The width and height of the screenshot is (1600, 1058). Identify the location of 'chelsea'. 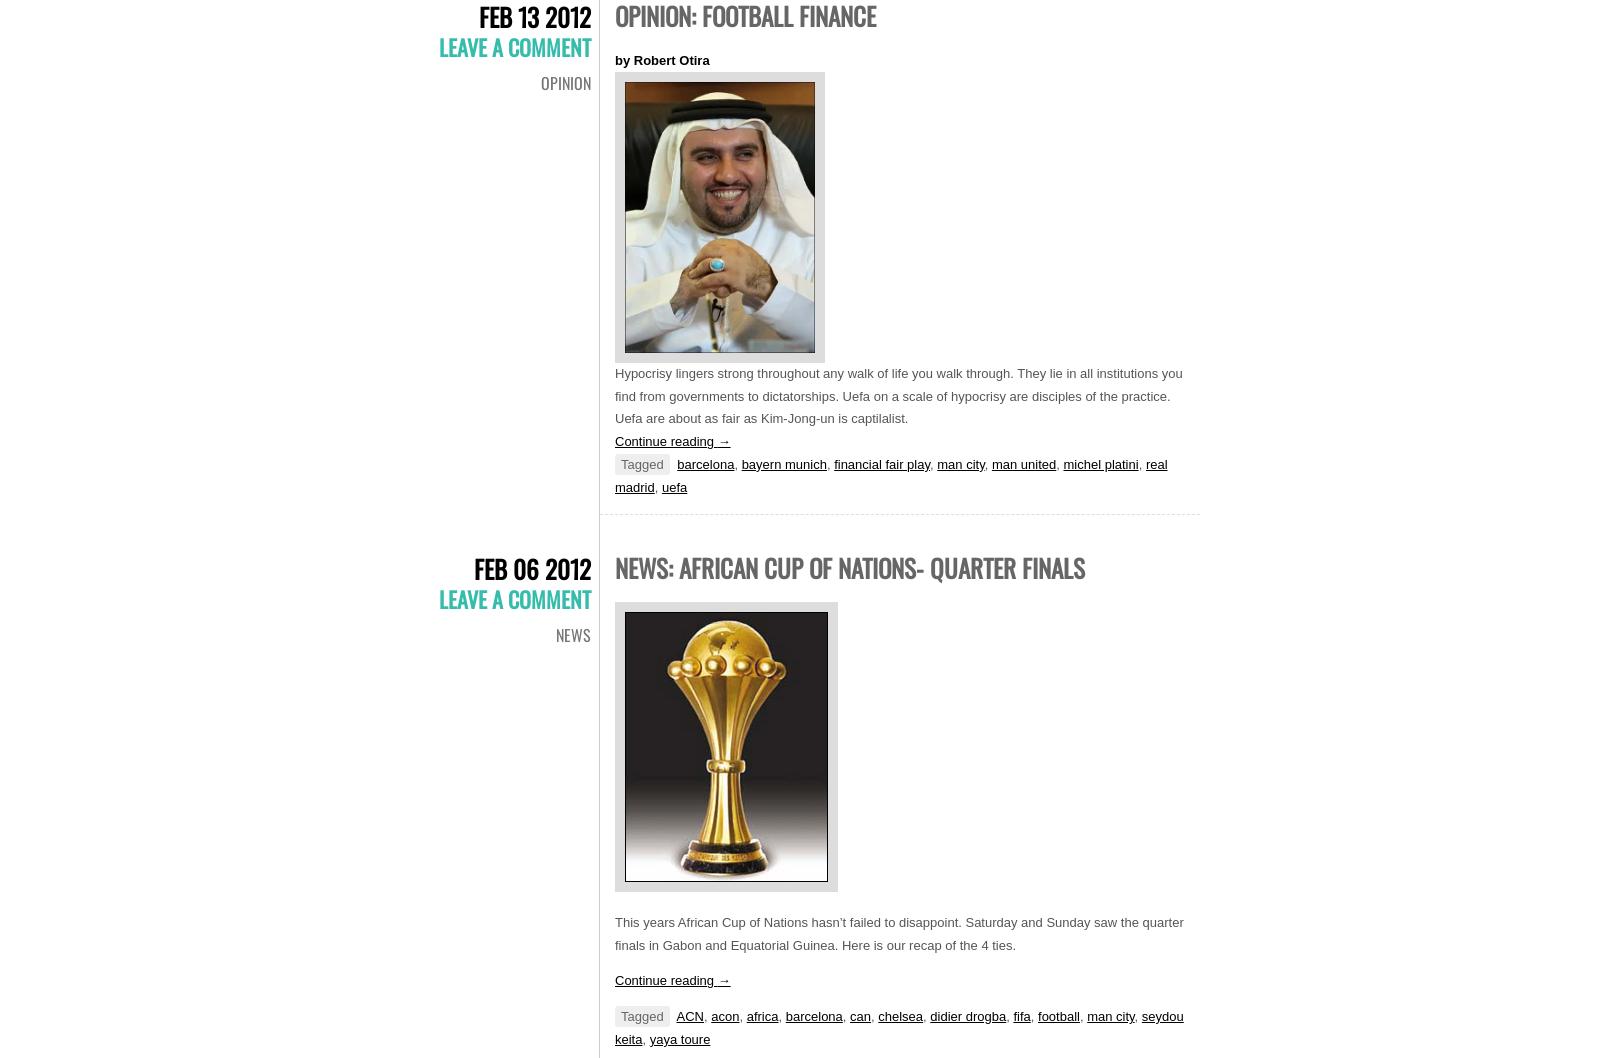
(876, 1015).